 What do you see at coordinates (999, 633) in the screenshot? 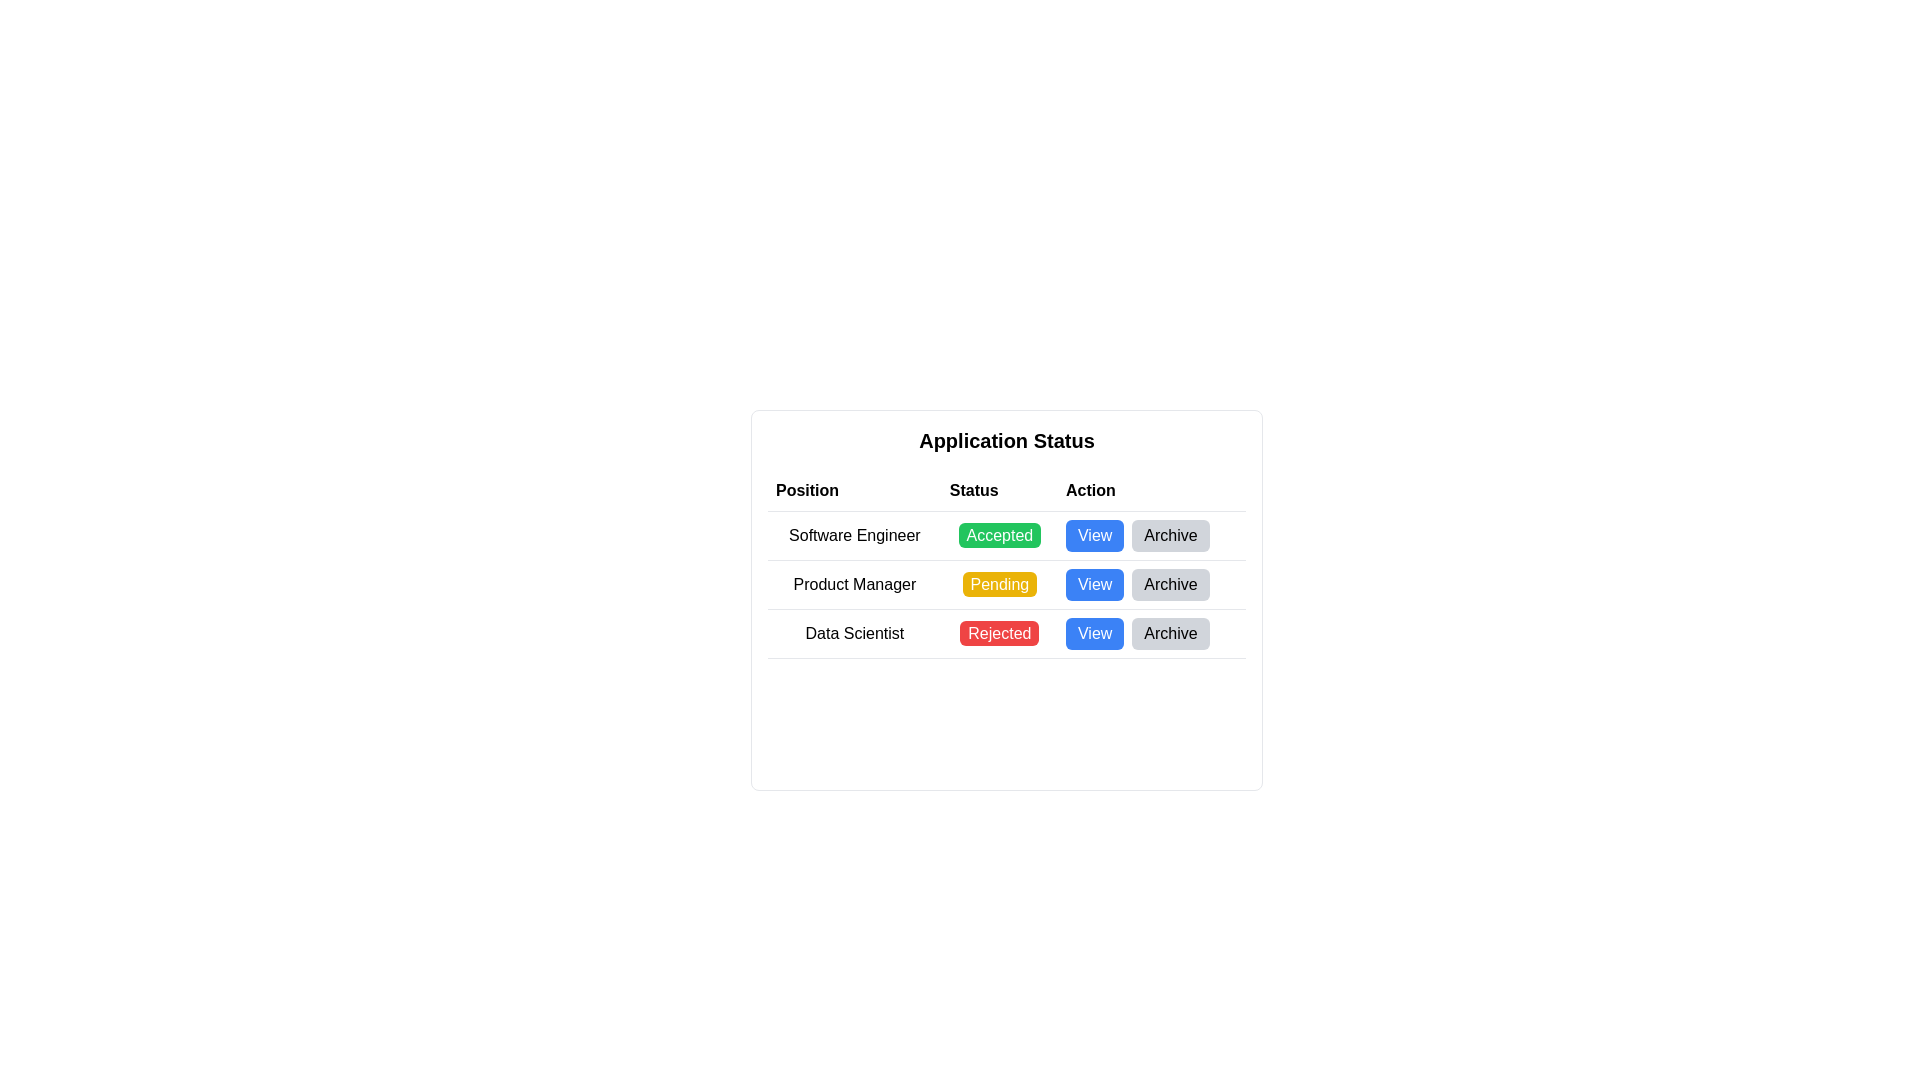
I see `the red rectangular button labeled 'Rejected' in the status column of the third row for the 'Data Scientist' position in the application status table` at bounding box center [999, 633].